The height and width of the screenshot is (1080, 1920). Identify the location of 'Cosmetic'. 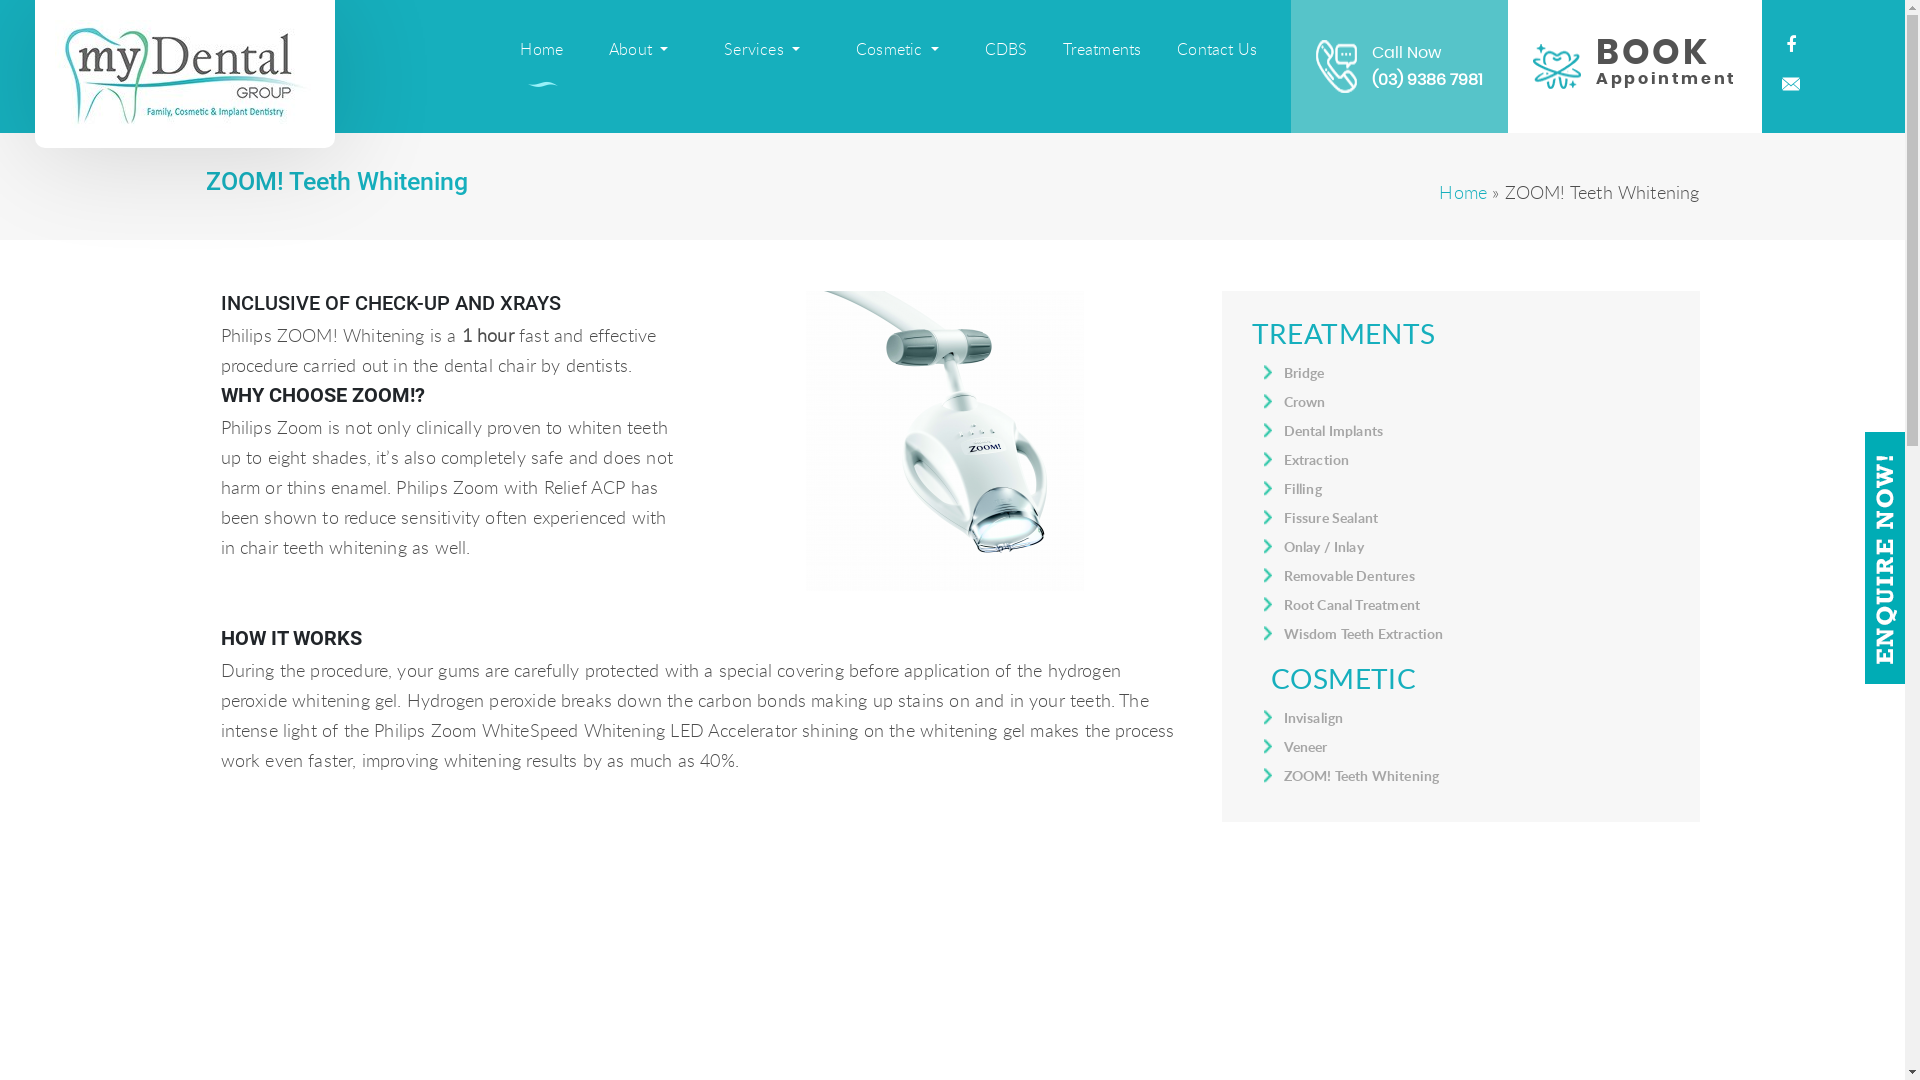
(896, 48).